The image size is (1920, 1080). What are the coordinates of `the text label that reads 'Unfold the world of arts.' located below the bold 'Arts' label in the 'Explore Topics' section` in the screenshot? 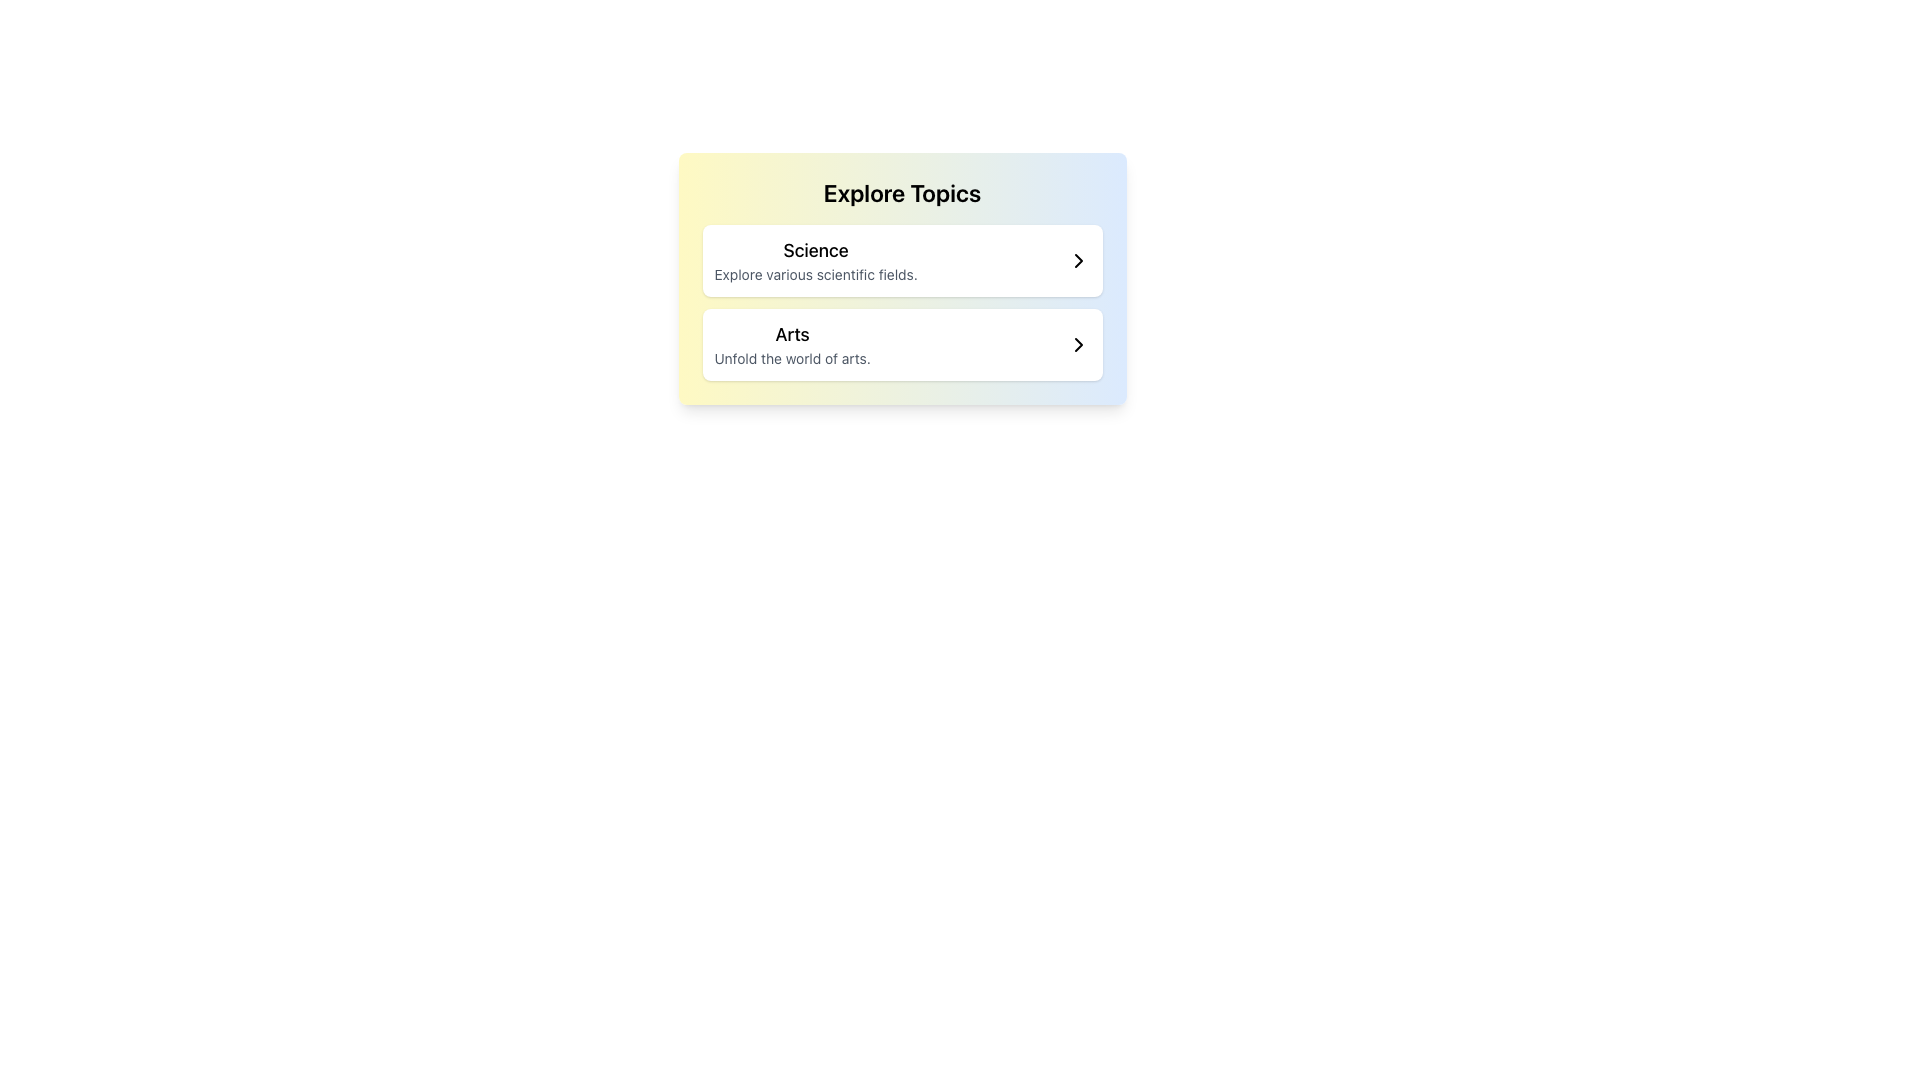 It's located at (791, 357).